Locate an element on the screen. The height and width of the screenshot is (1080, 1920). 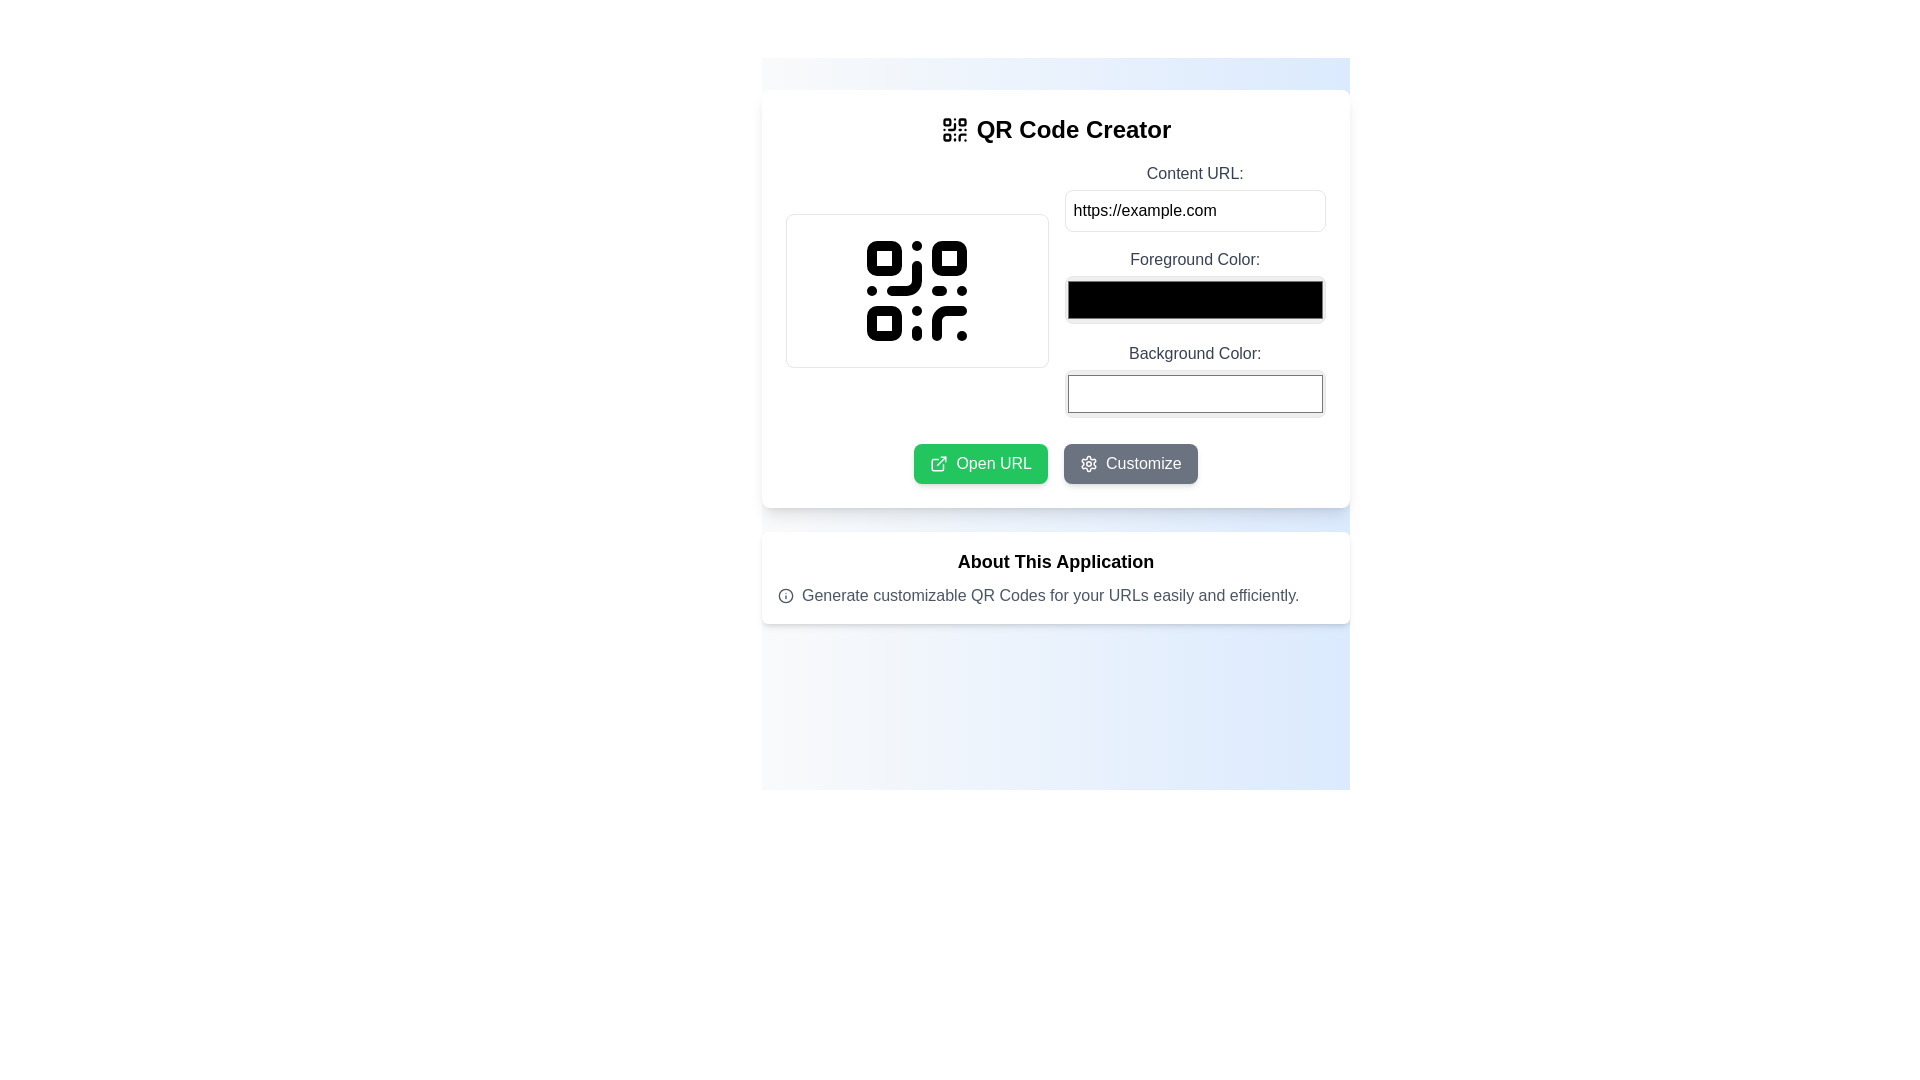
the Color picker input field located is located at coordinates (1195, 286).